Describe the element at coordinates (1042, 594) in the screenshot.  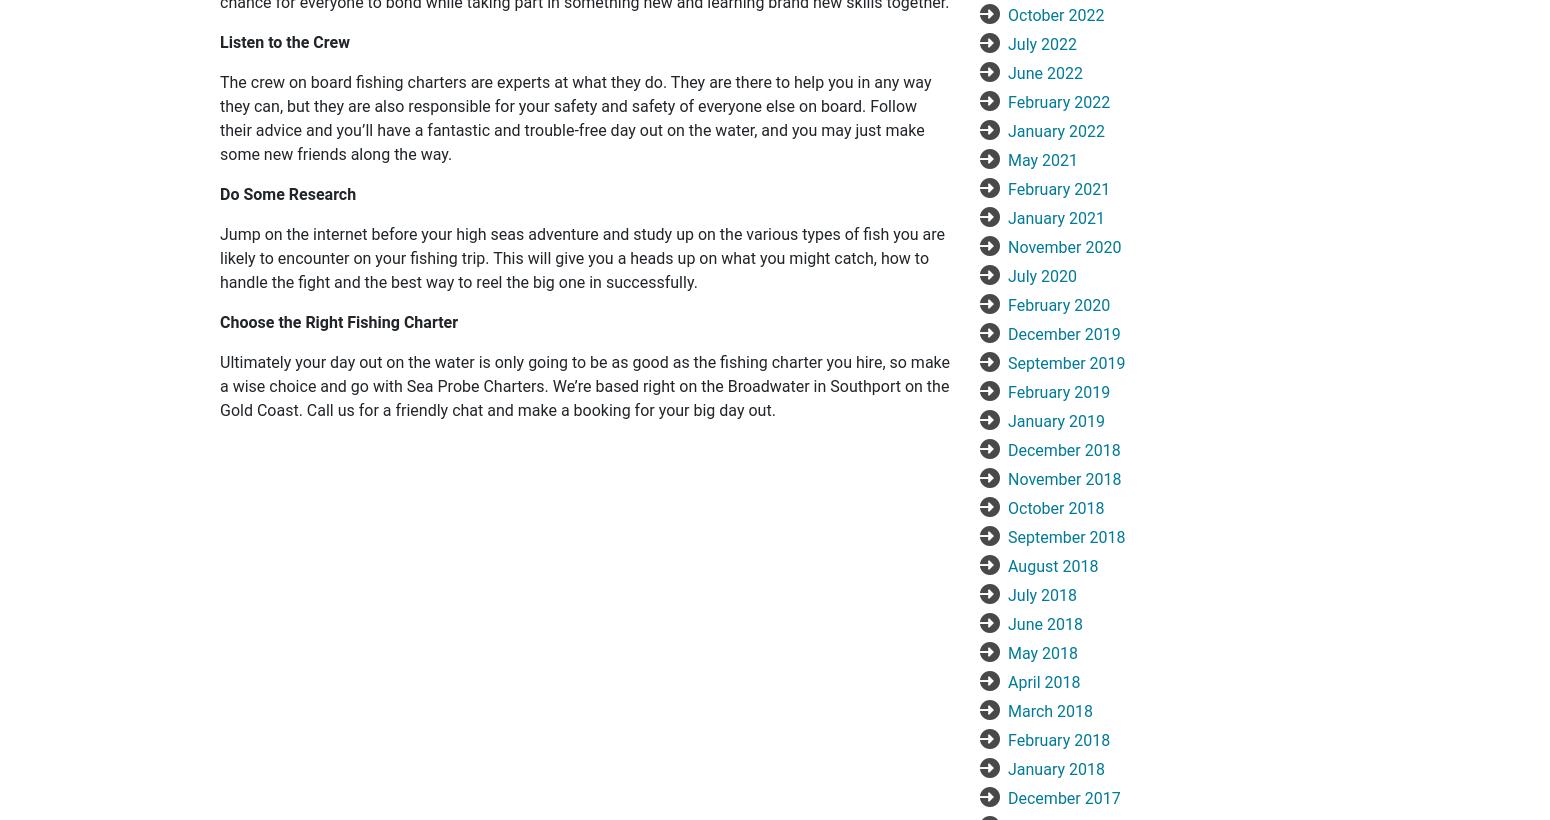
I see `'July 2018'` at that location.